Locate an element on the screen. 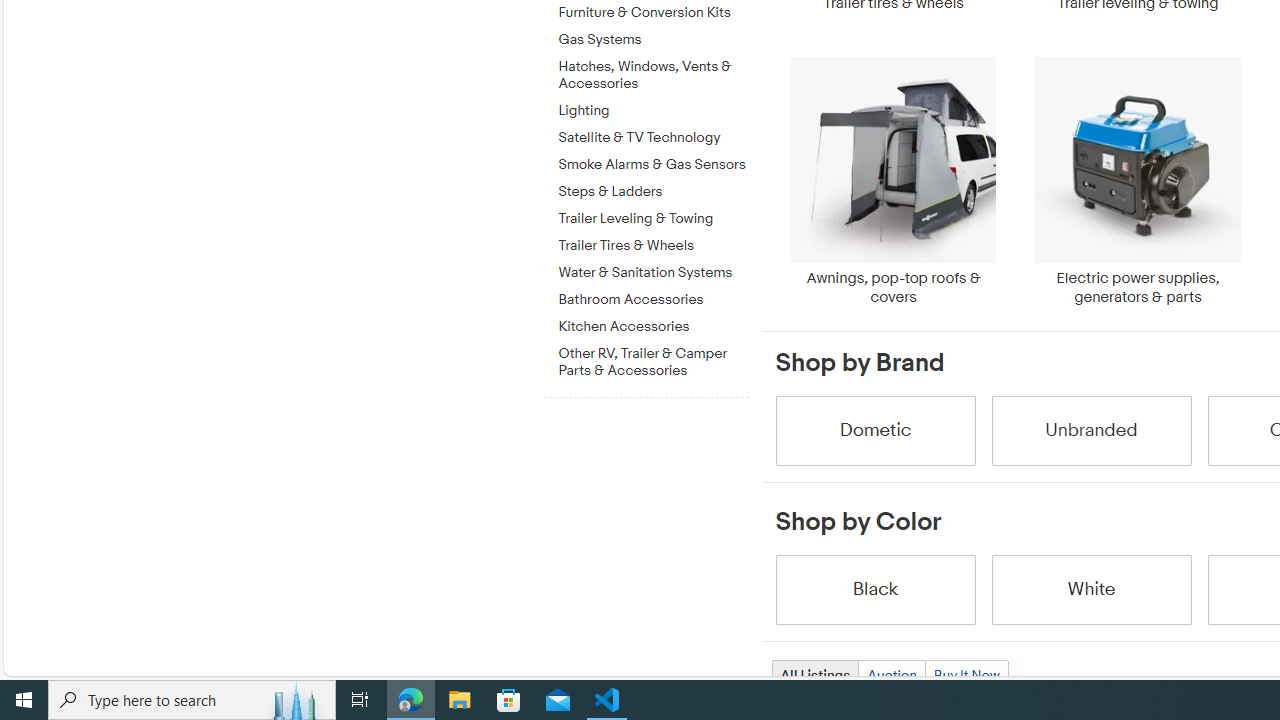 This screenshot has width=1280, height=720. 'Black' is located at coordinates (874, 588).